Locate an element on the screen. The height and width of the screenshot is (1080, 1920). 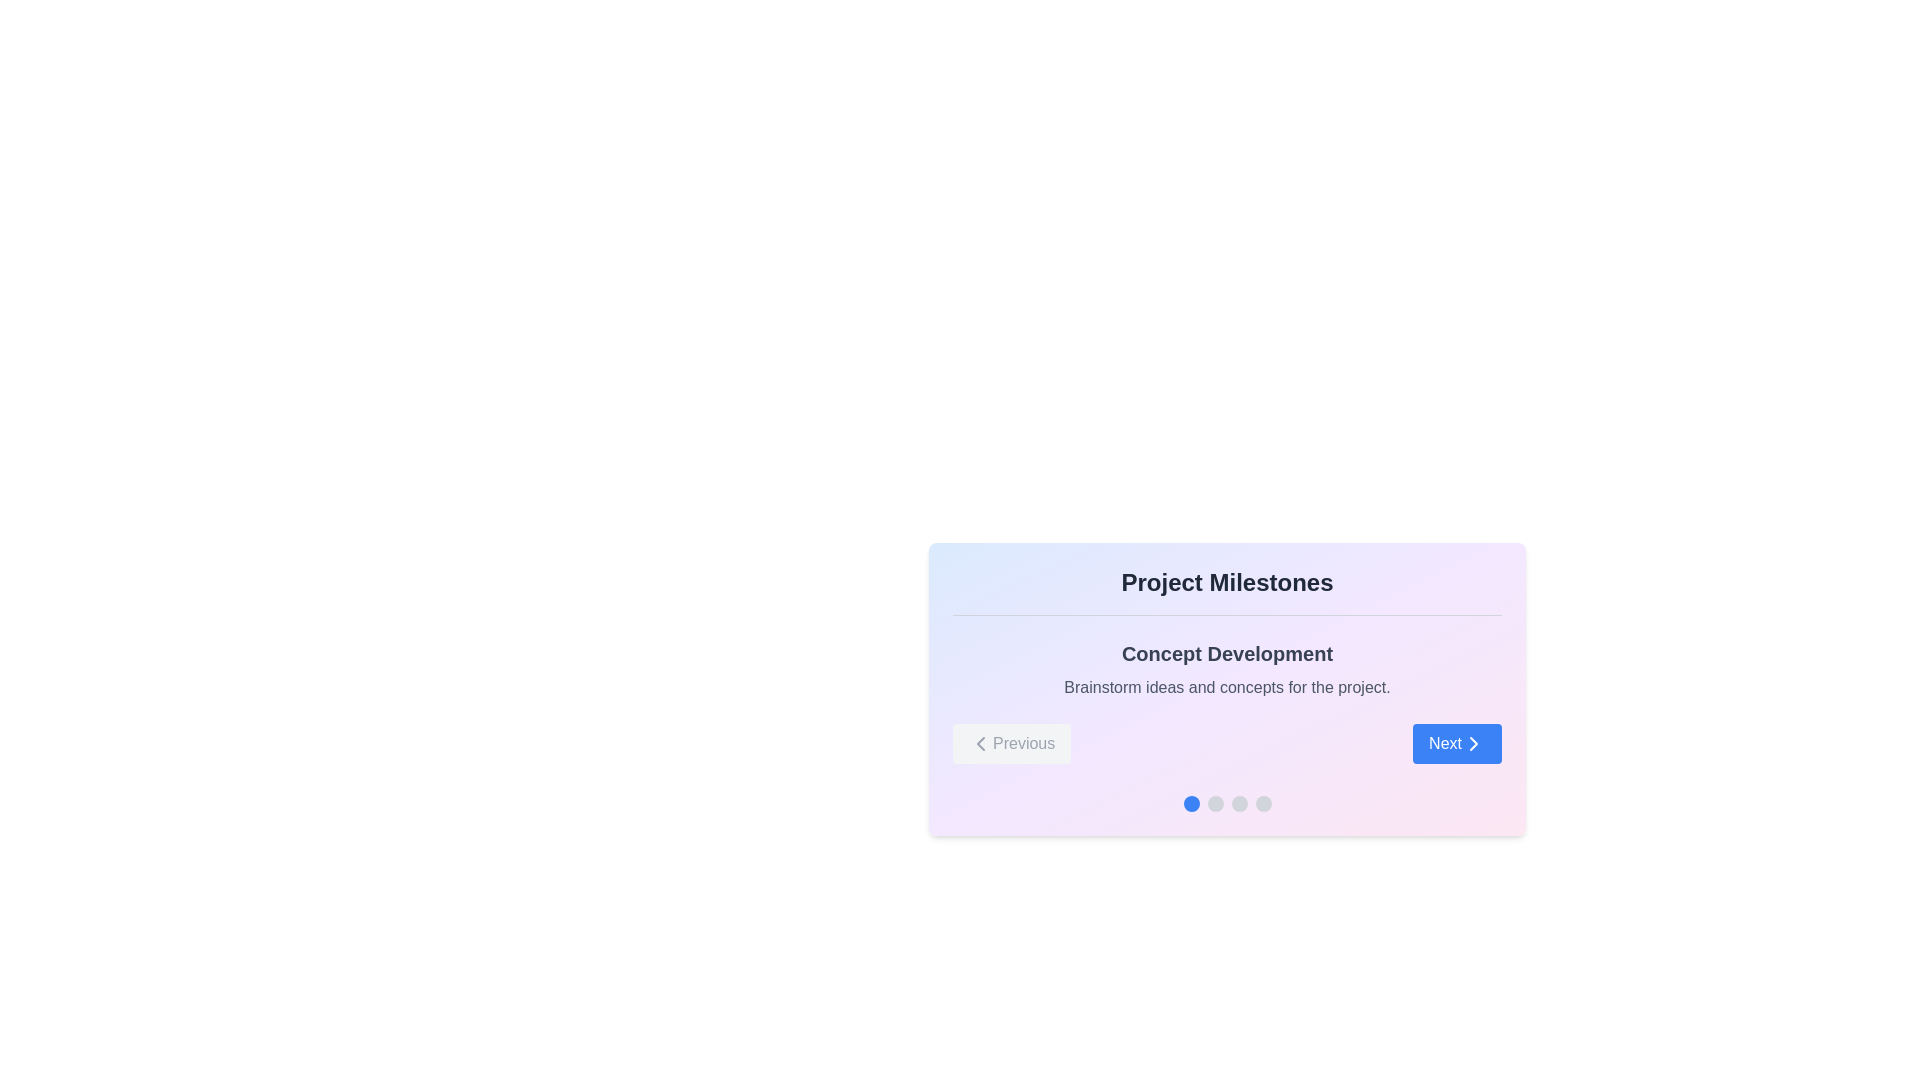
the 'Previous' button, which is styled with a rounded shape, light gray background, and gray text, located to the left of the 'Next' button in the navigation section is located at coordinates (1012, 744).